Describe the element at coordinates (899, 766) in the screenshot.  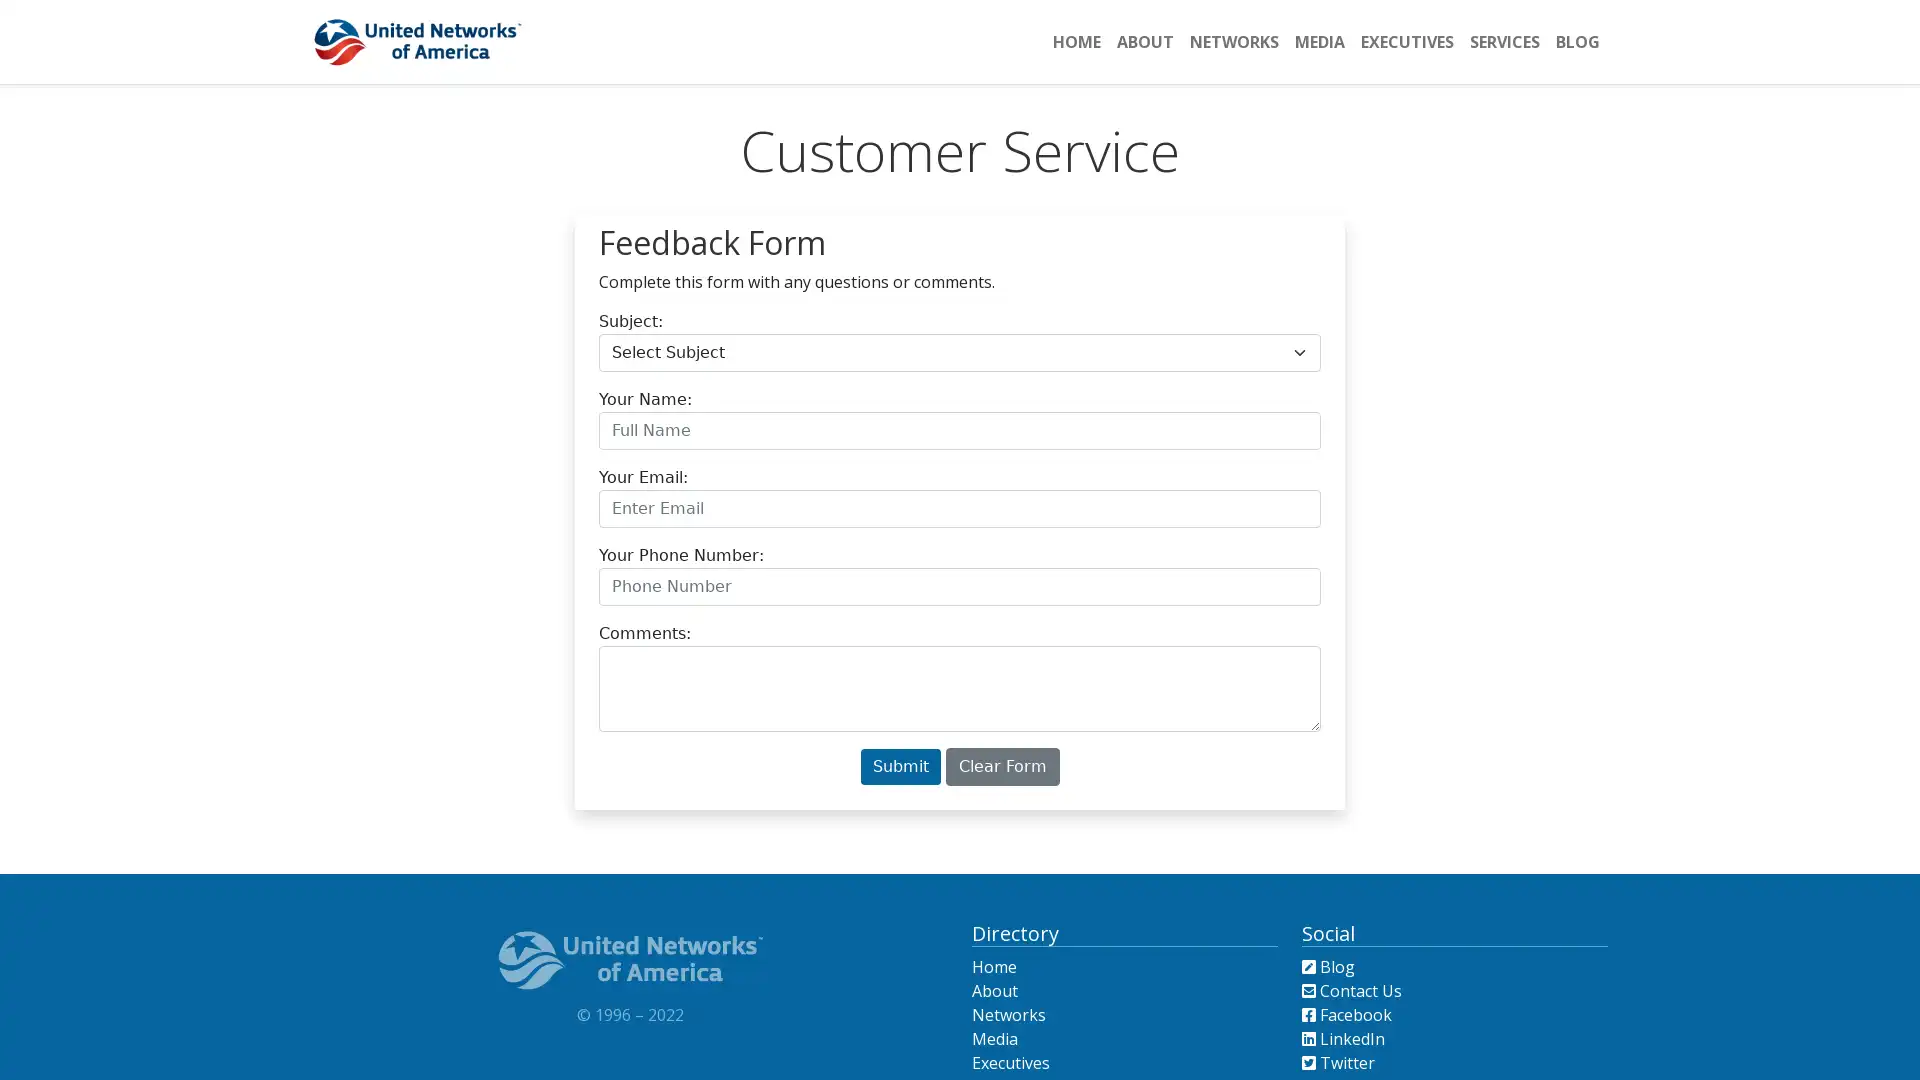
I see `Submit` at that location.